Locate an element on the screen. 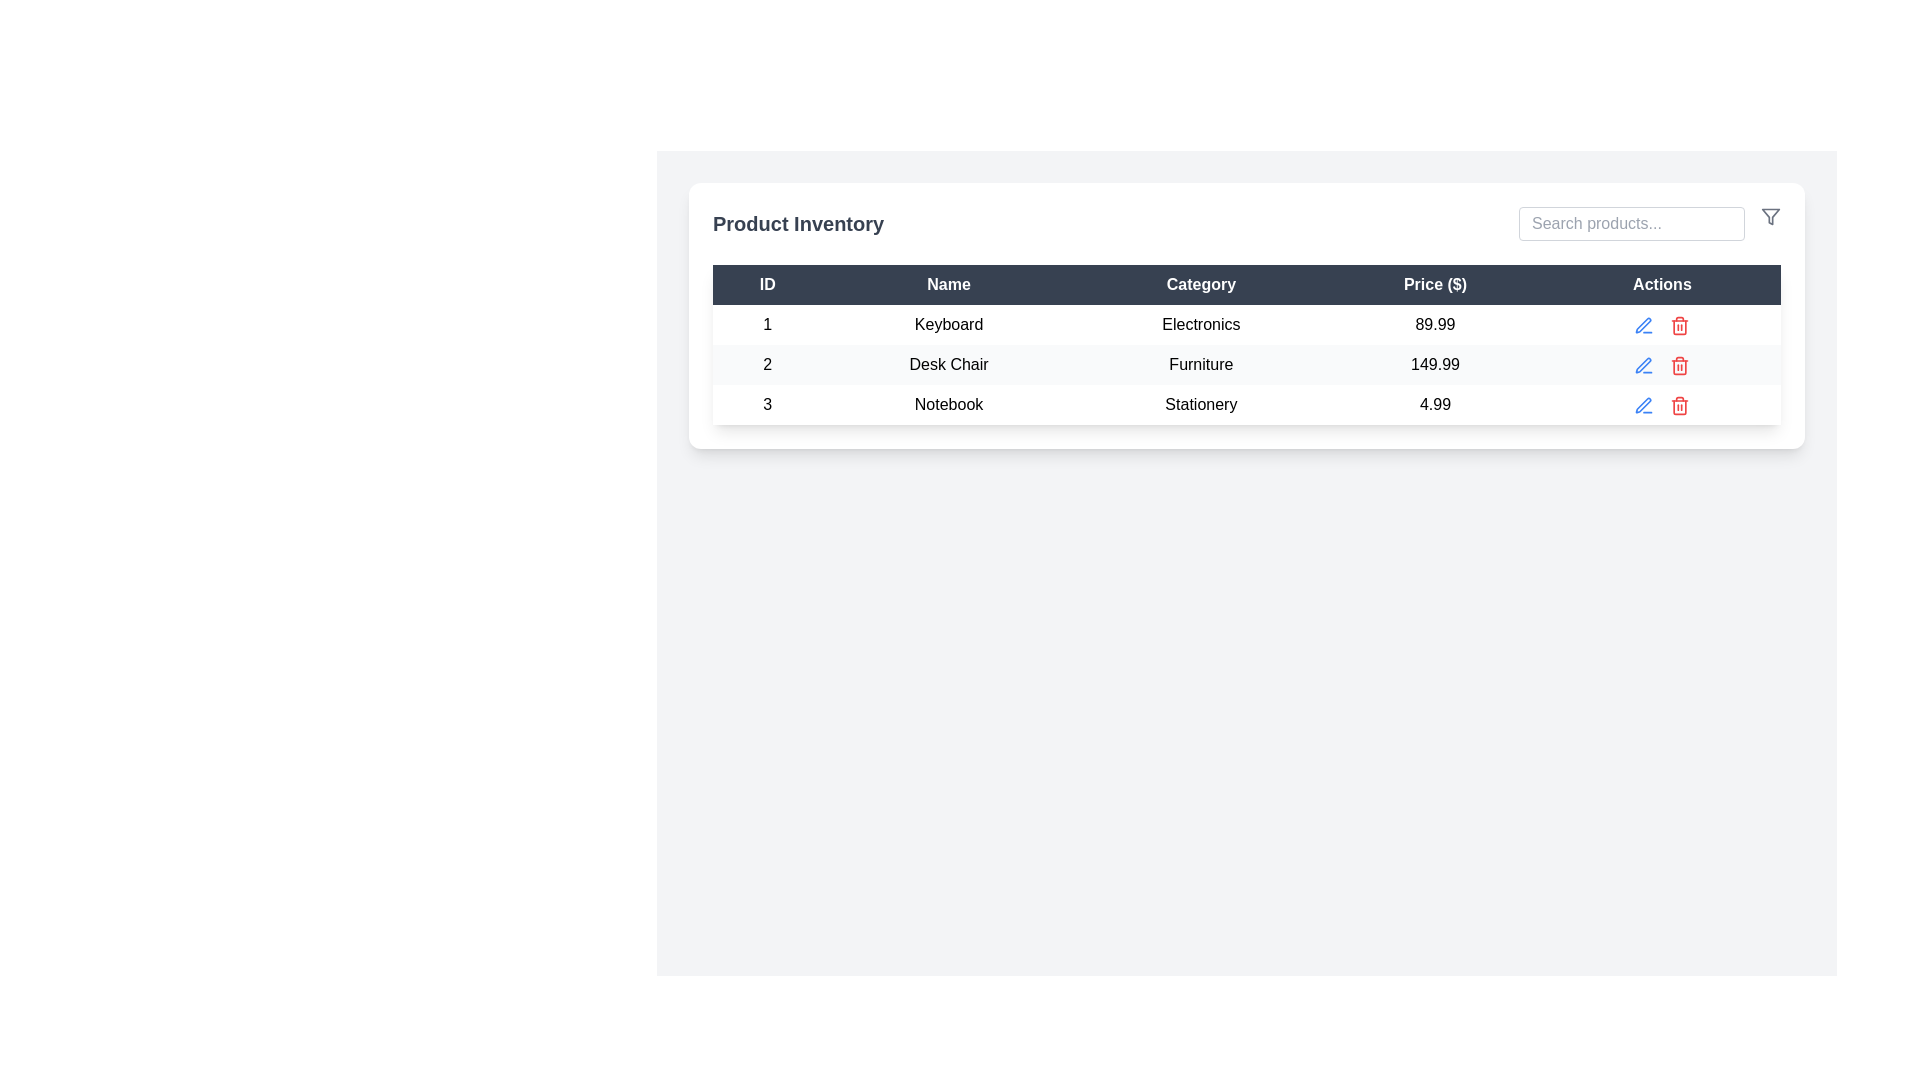 The width and height of the screenshot is (1920, 1080). the static text label displaying 'Keyboard' located in the second cell under the 'Name' column of the product inventory table, which has a white background is located at coordinates (948, 323).